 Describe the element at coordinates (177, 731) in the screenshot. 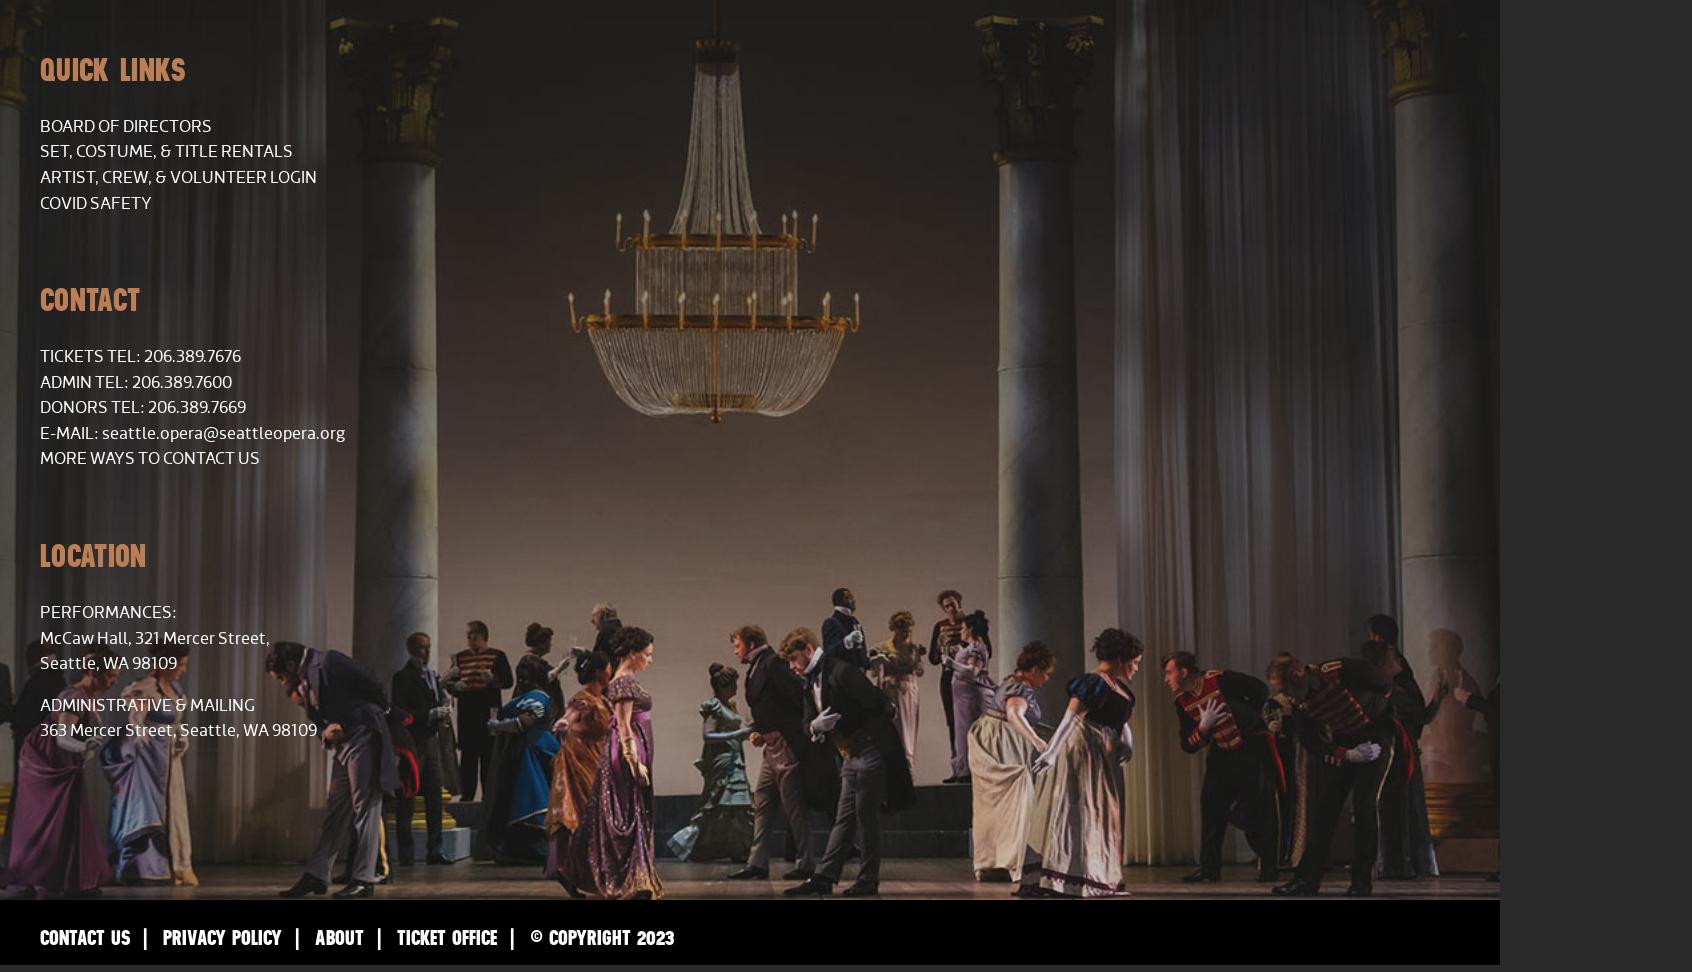

I see `'363 Mercer Street, Seattle, WA 98109'` at that location.